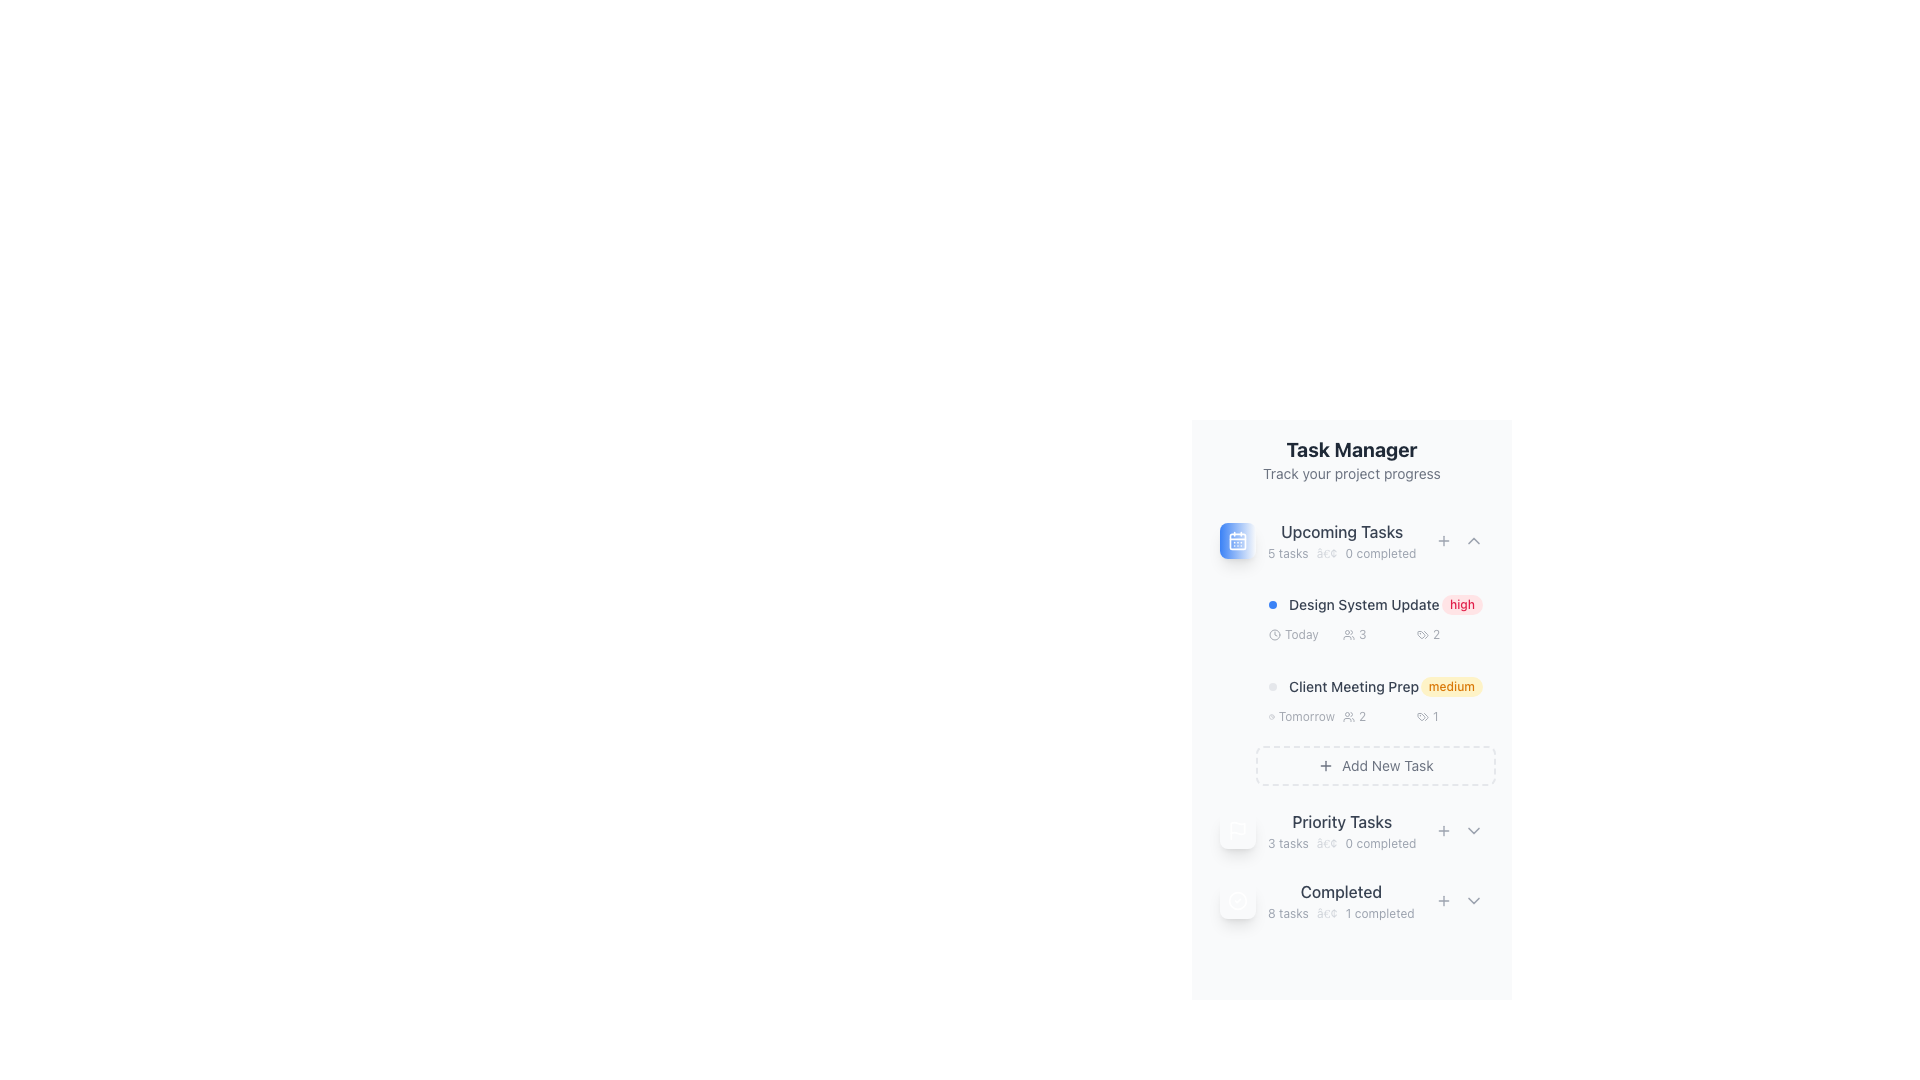  I want to click on the Informational Label displaying 'Priority Tasks' with the text '3 tasks • 0 completed' located in the second task section on the right-hand side of the interface, so click(1342, 830).